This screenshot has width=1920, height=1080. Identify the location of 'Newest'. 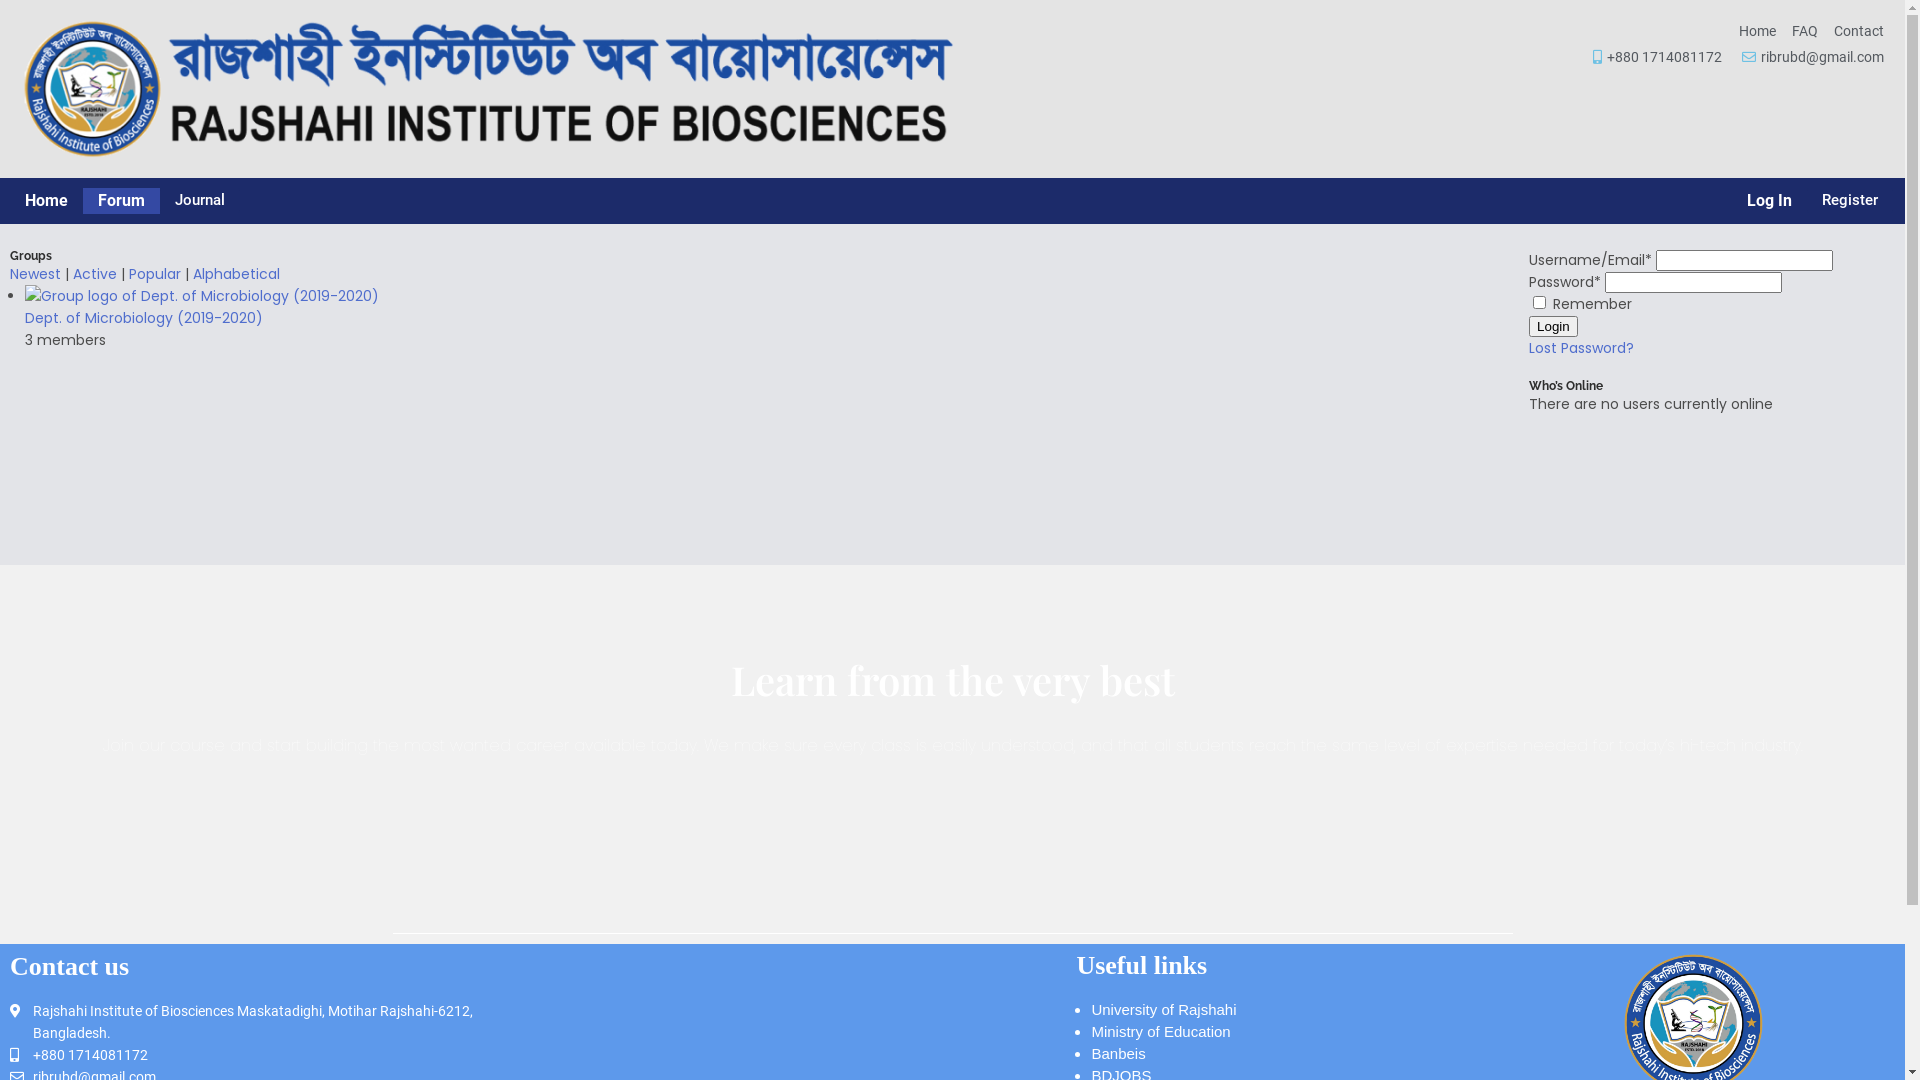
(35, 273).